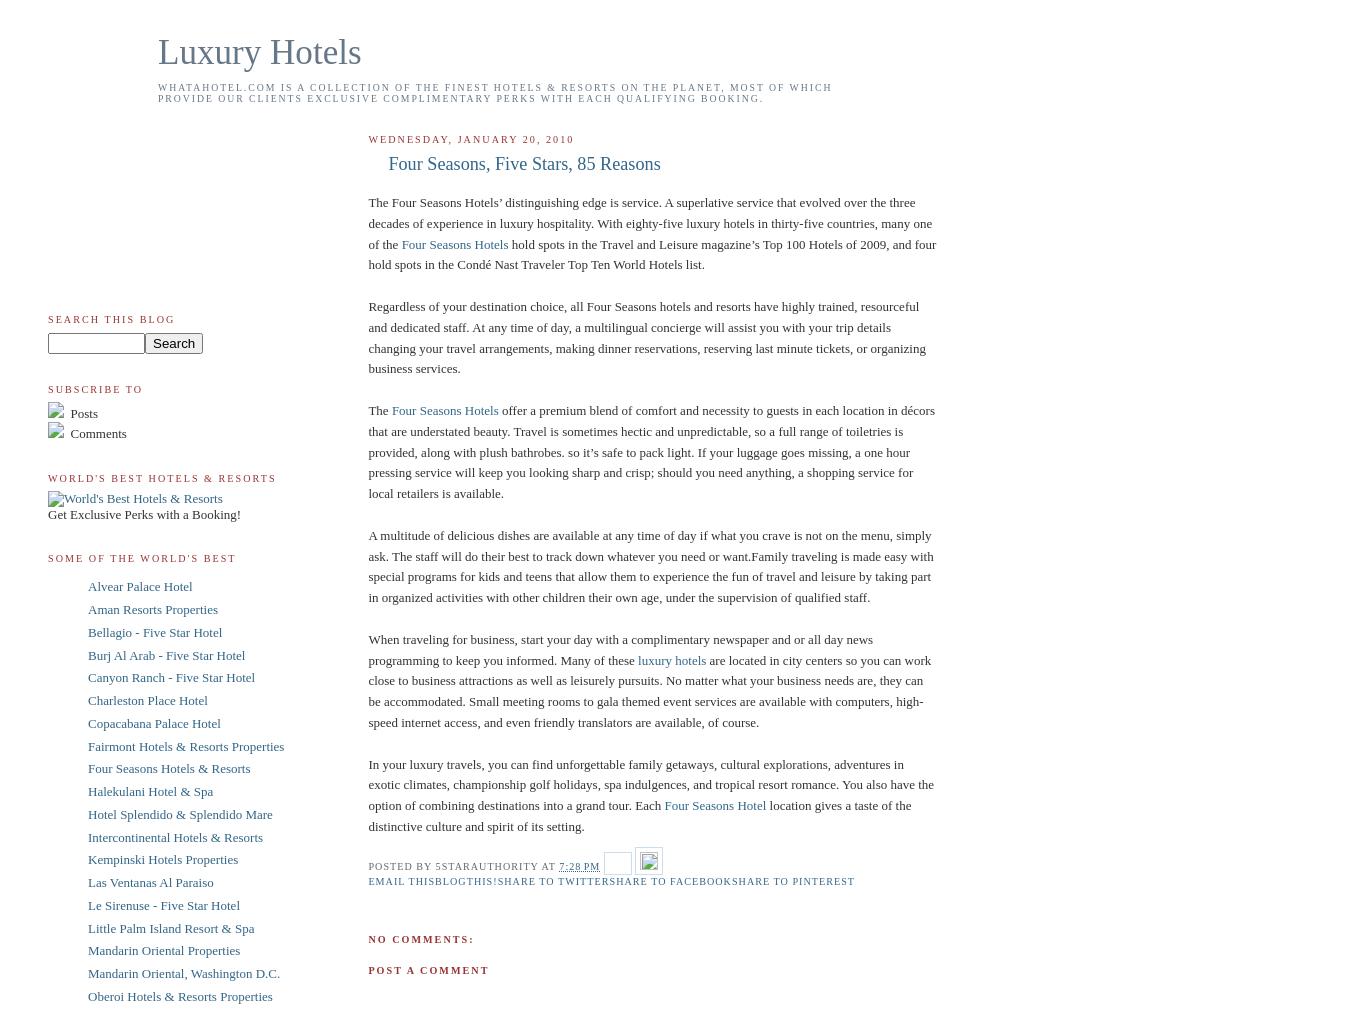 Image resolution: width=1366 pixels, height=1013 pixels. I want to click on 'Hotel Splendido & Splendido Mare', so click(179, 812).